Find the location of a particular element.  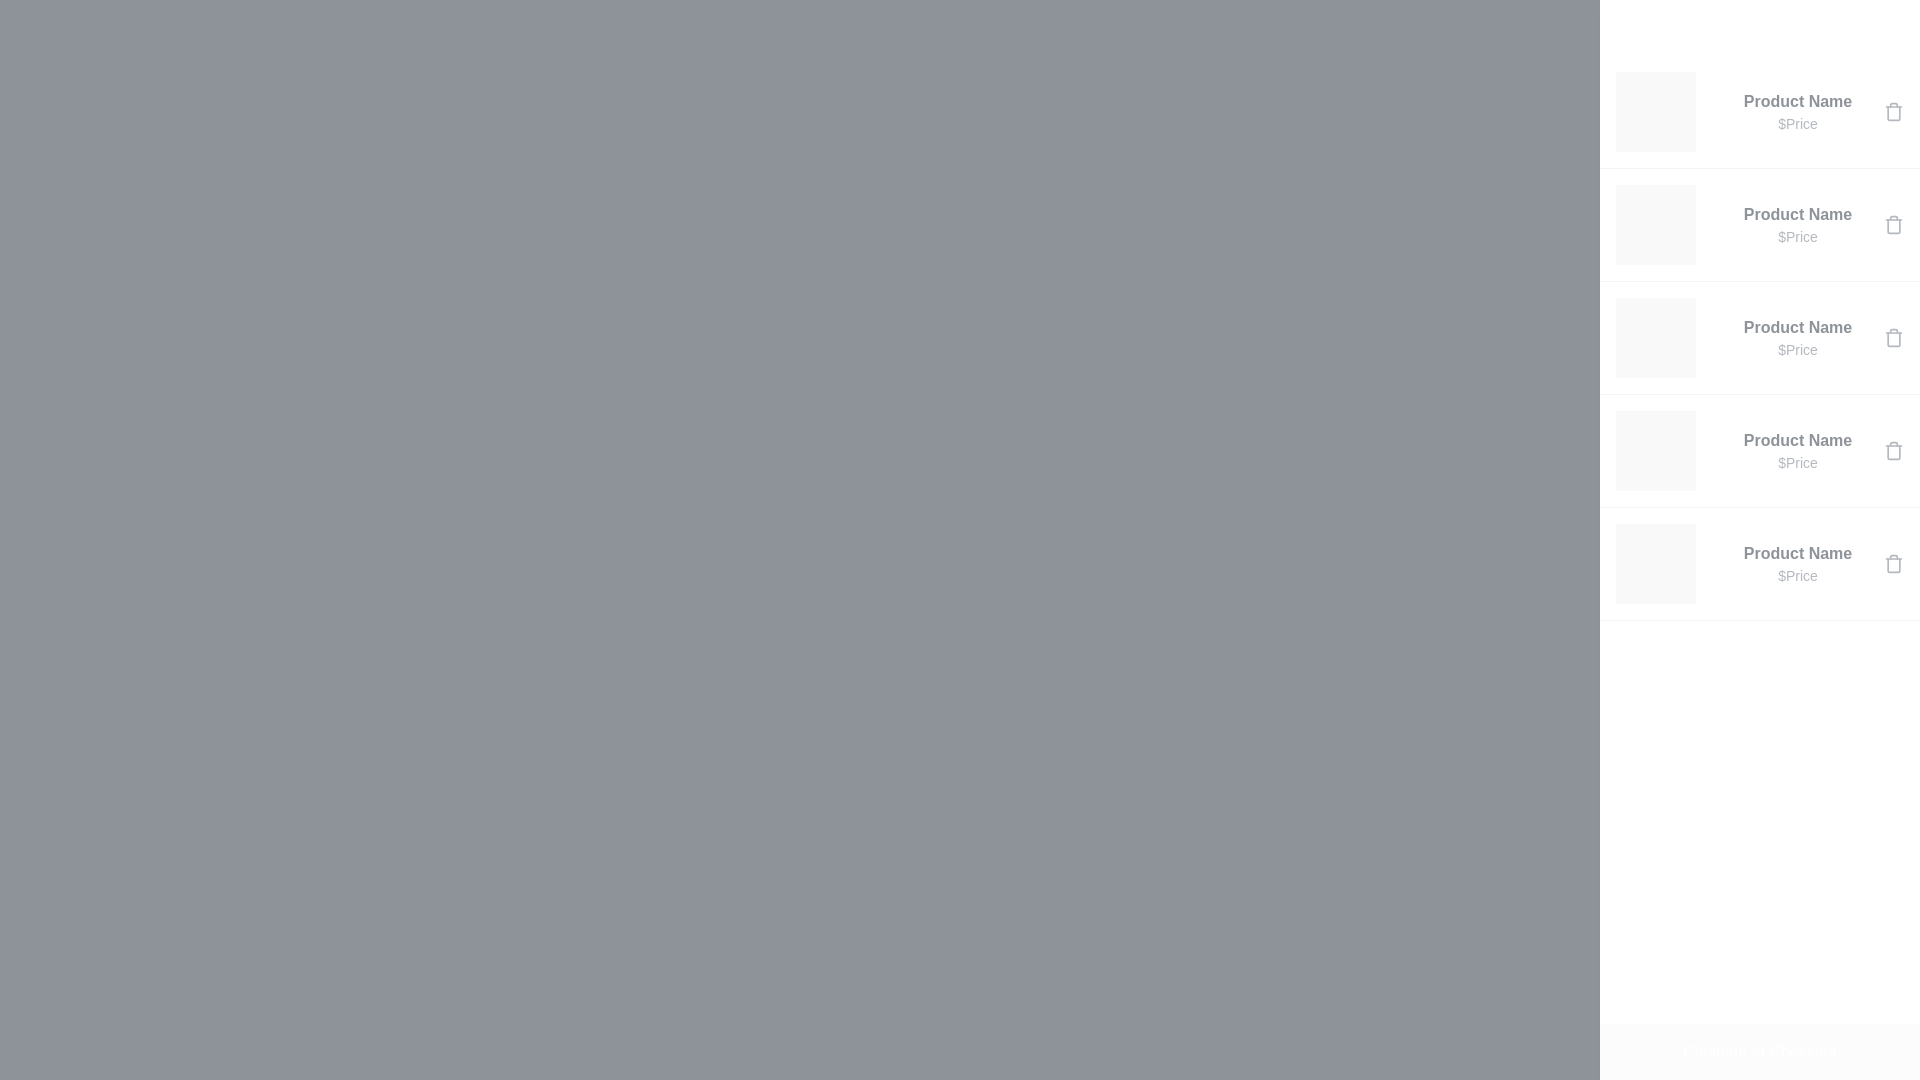

the Trash Icon Button located at the far right of the product item list is located at coordinates (1893, 451).